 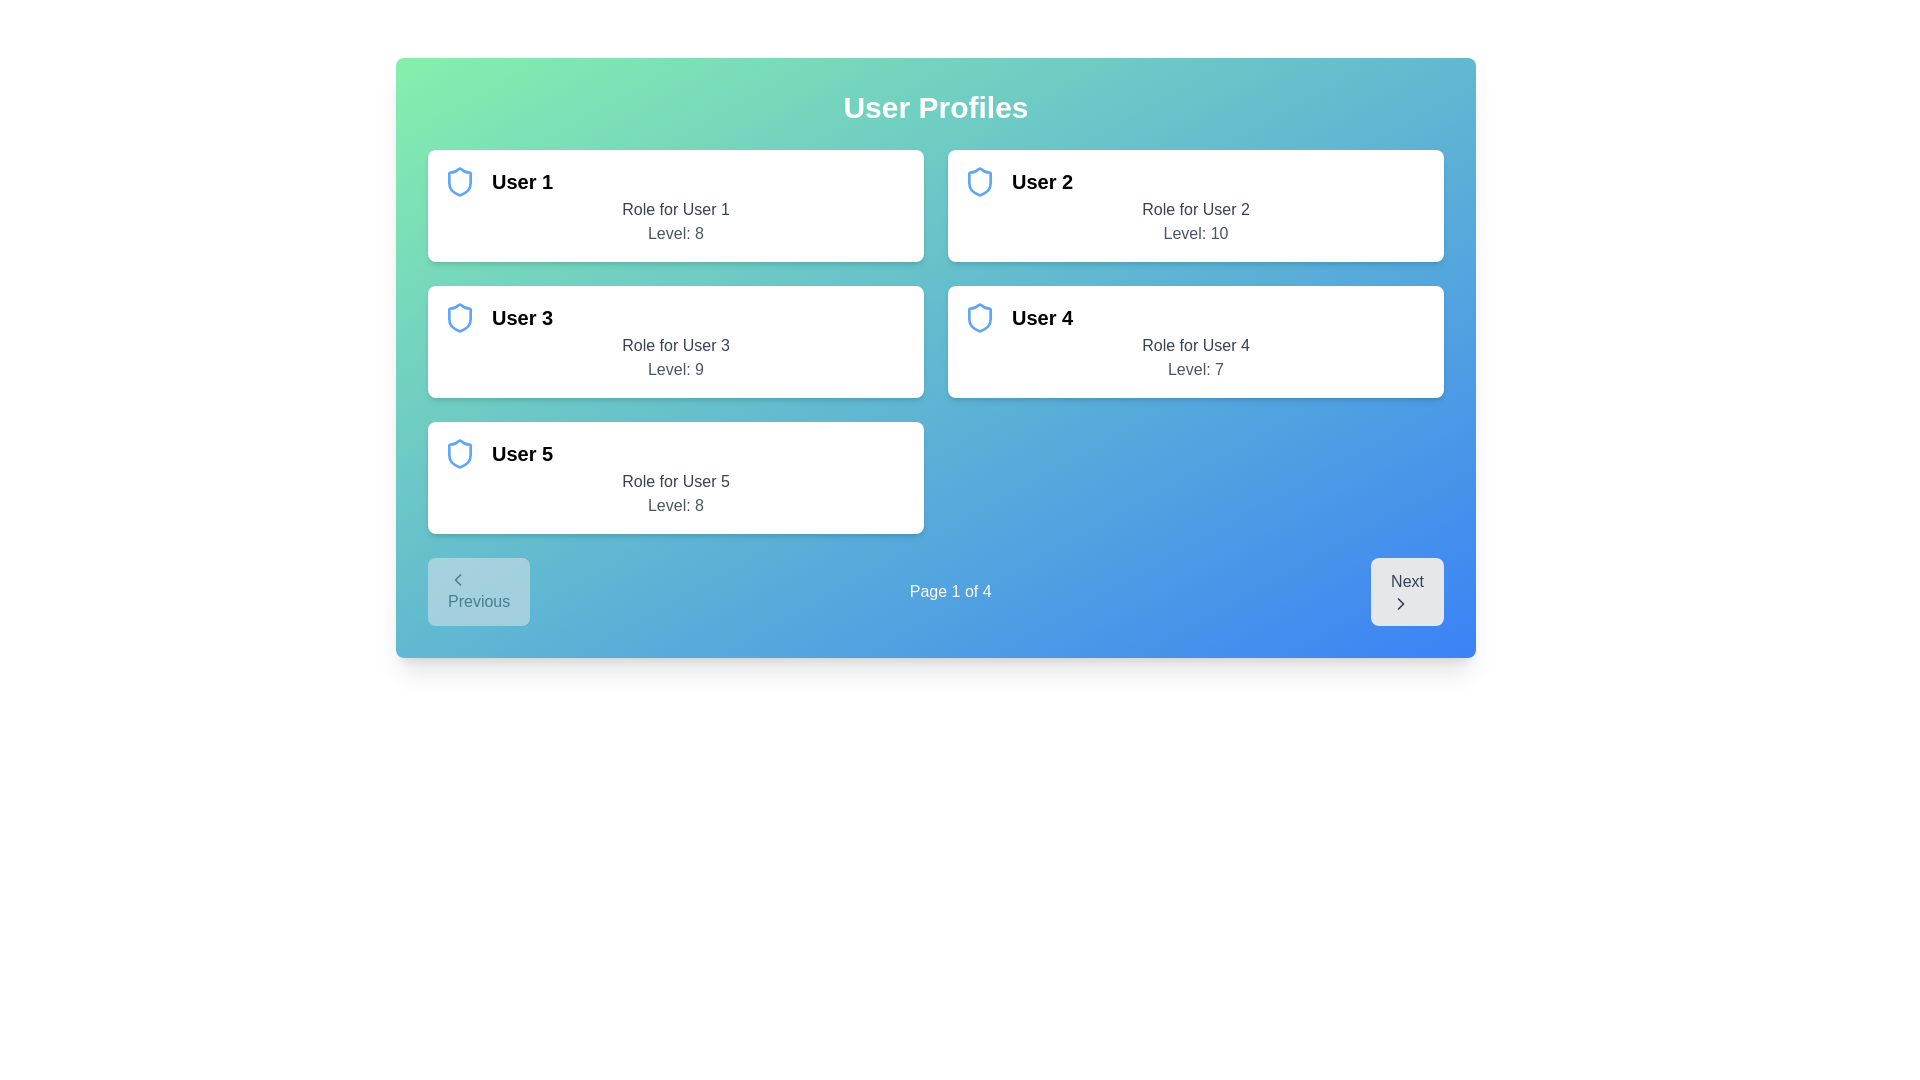 What do you see at coordinates (979, 316) in the screenshot?
I see `the security icon located to the left of the user's name in the 'User 4' card` at bounding box center [979, 316].